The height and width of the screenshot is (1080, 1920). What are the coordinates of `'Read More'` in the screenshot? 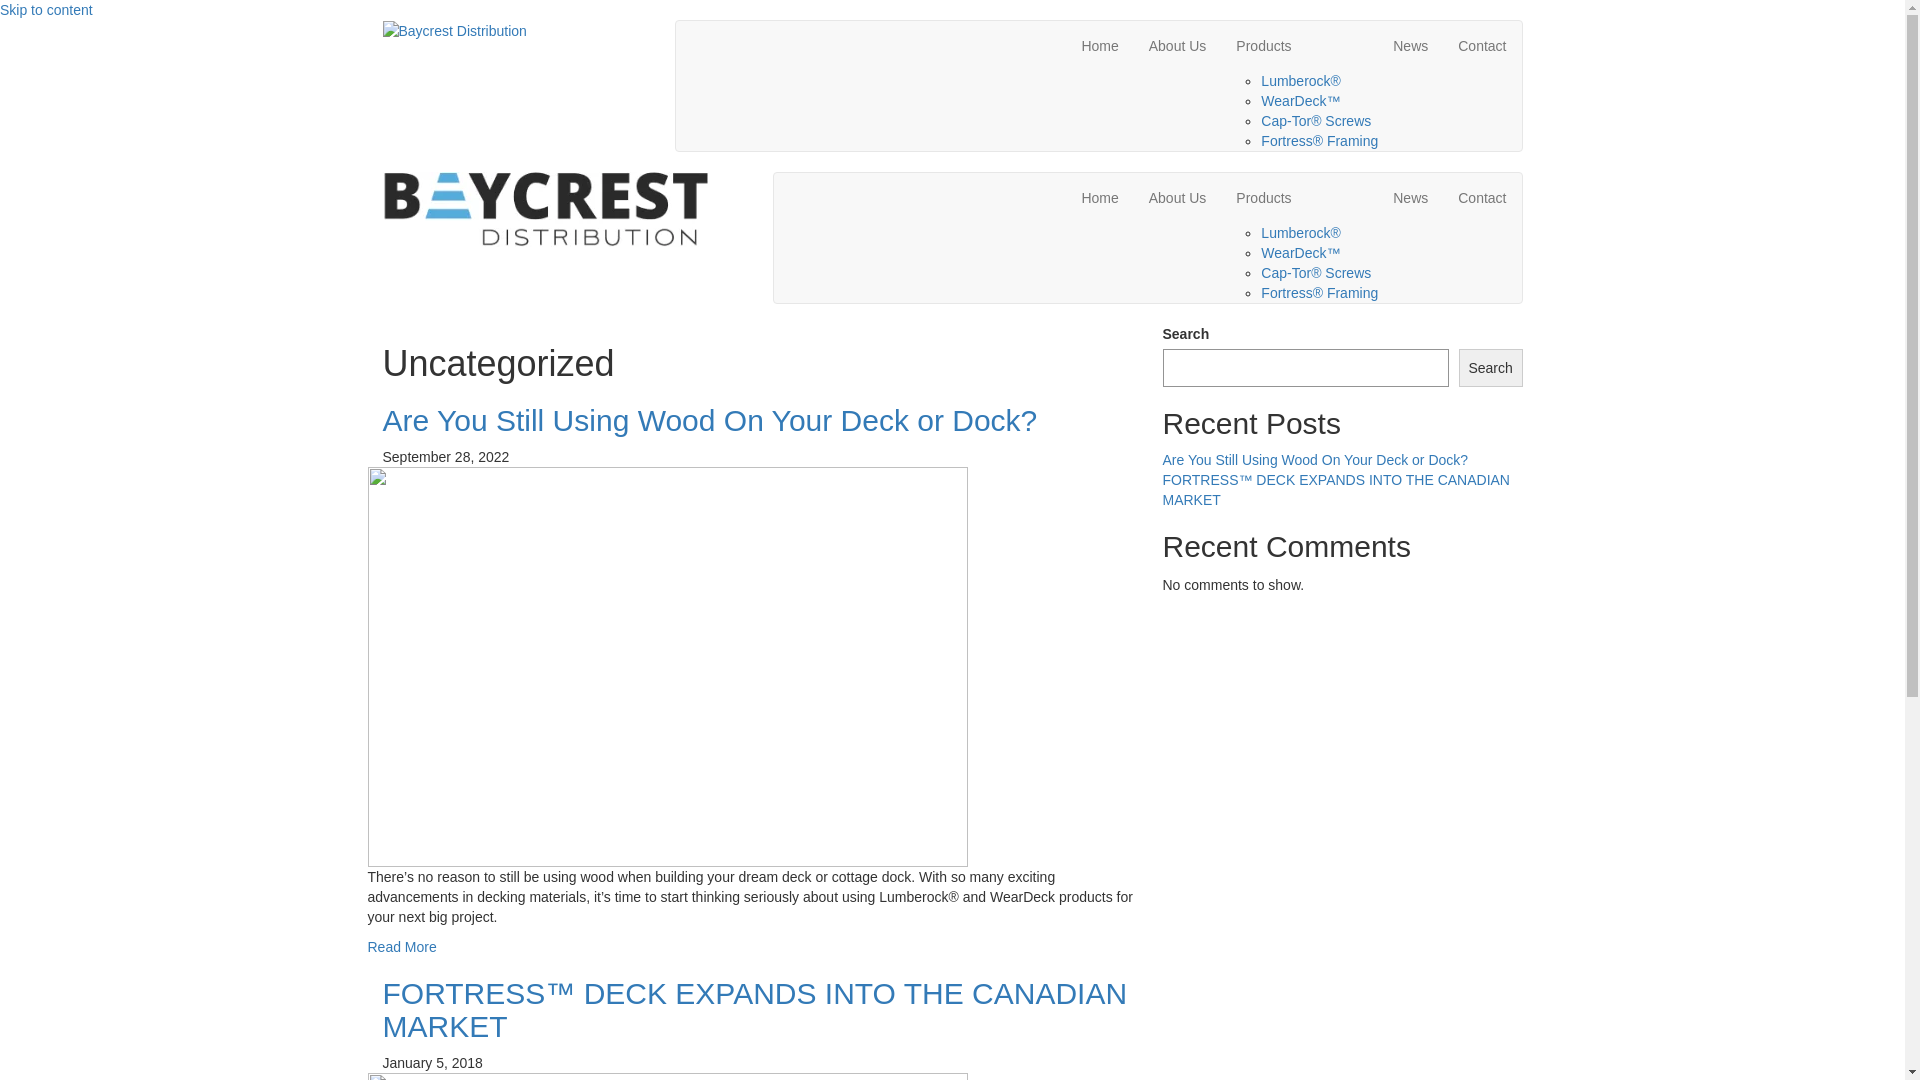 It's located at (401, 946).